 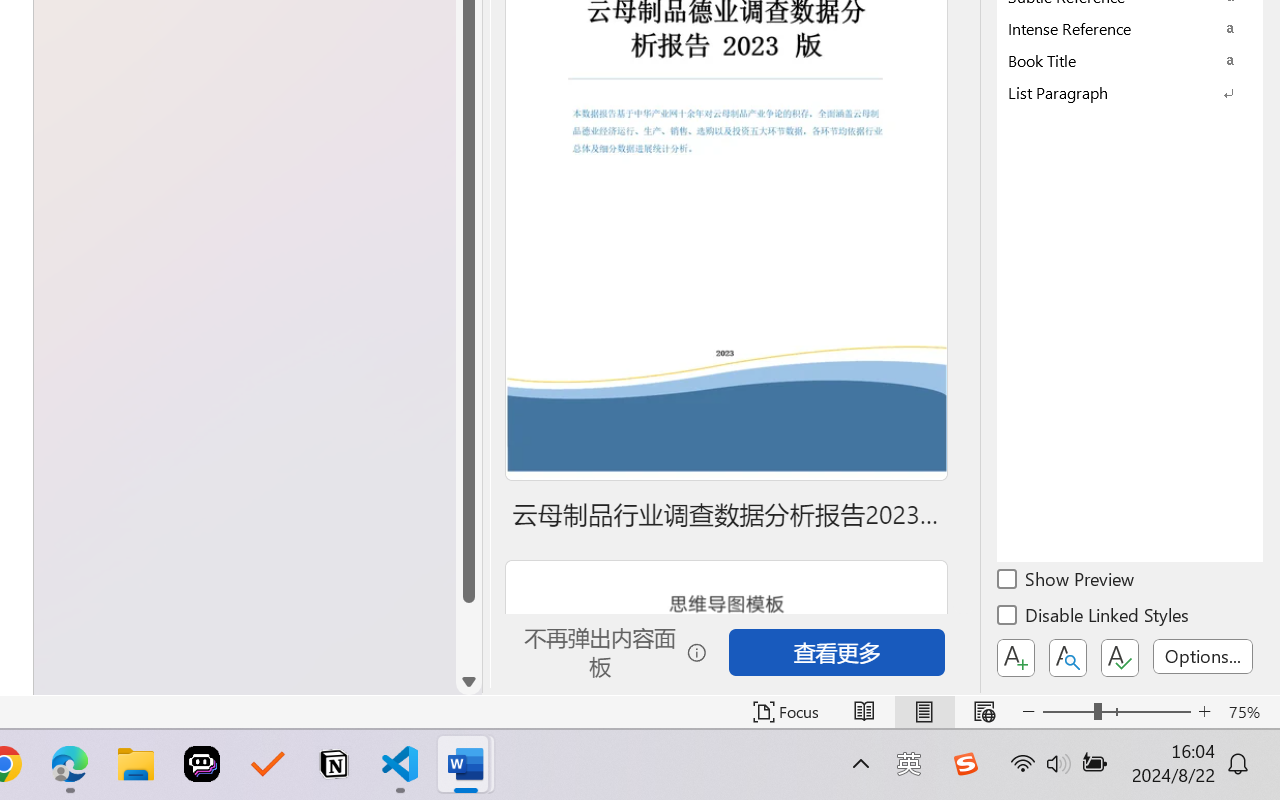 I want to click on 'Line down', so click(x=468, y=682).